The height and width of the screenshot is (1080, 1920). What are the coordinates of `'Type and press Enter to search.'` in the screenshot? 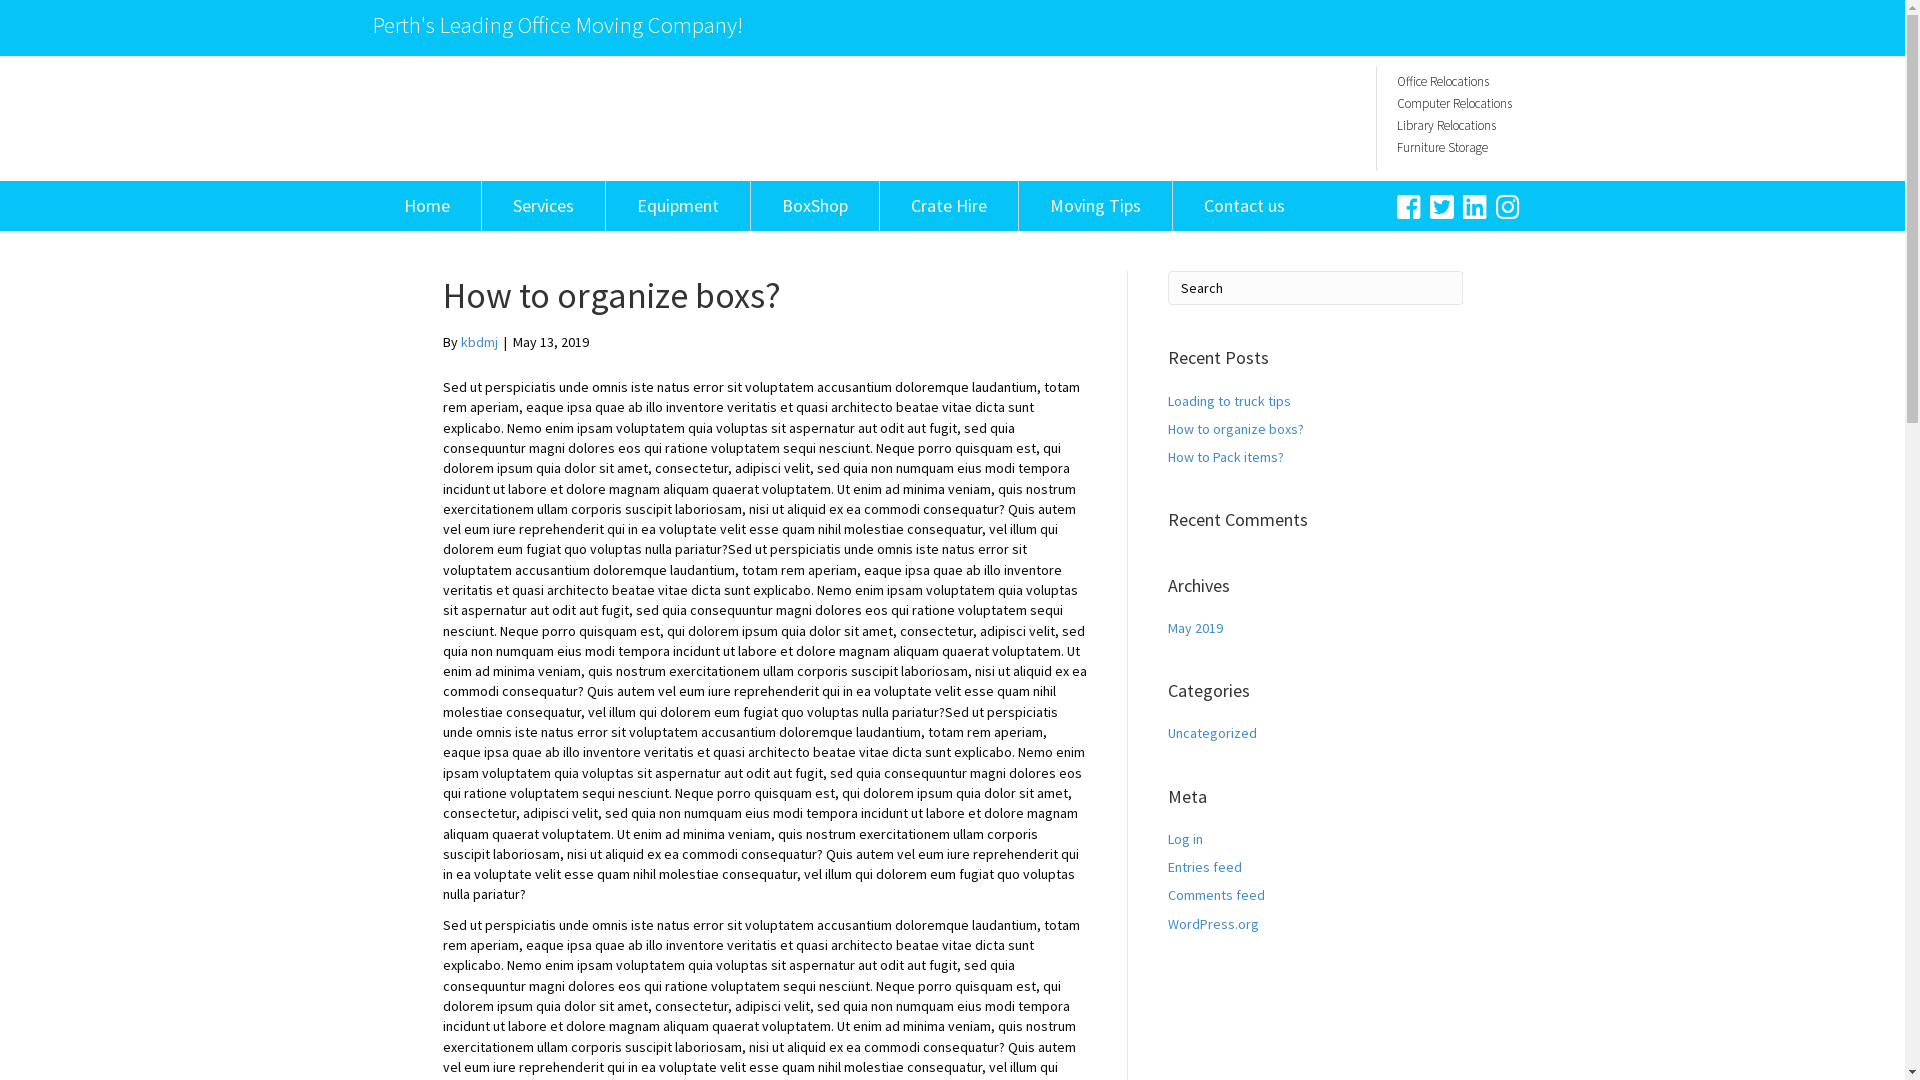 It's located at (1167, 288).